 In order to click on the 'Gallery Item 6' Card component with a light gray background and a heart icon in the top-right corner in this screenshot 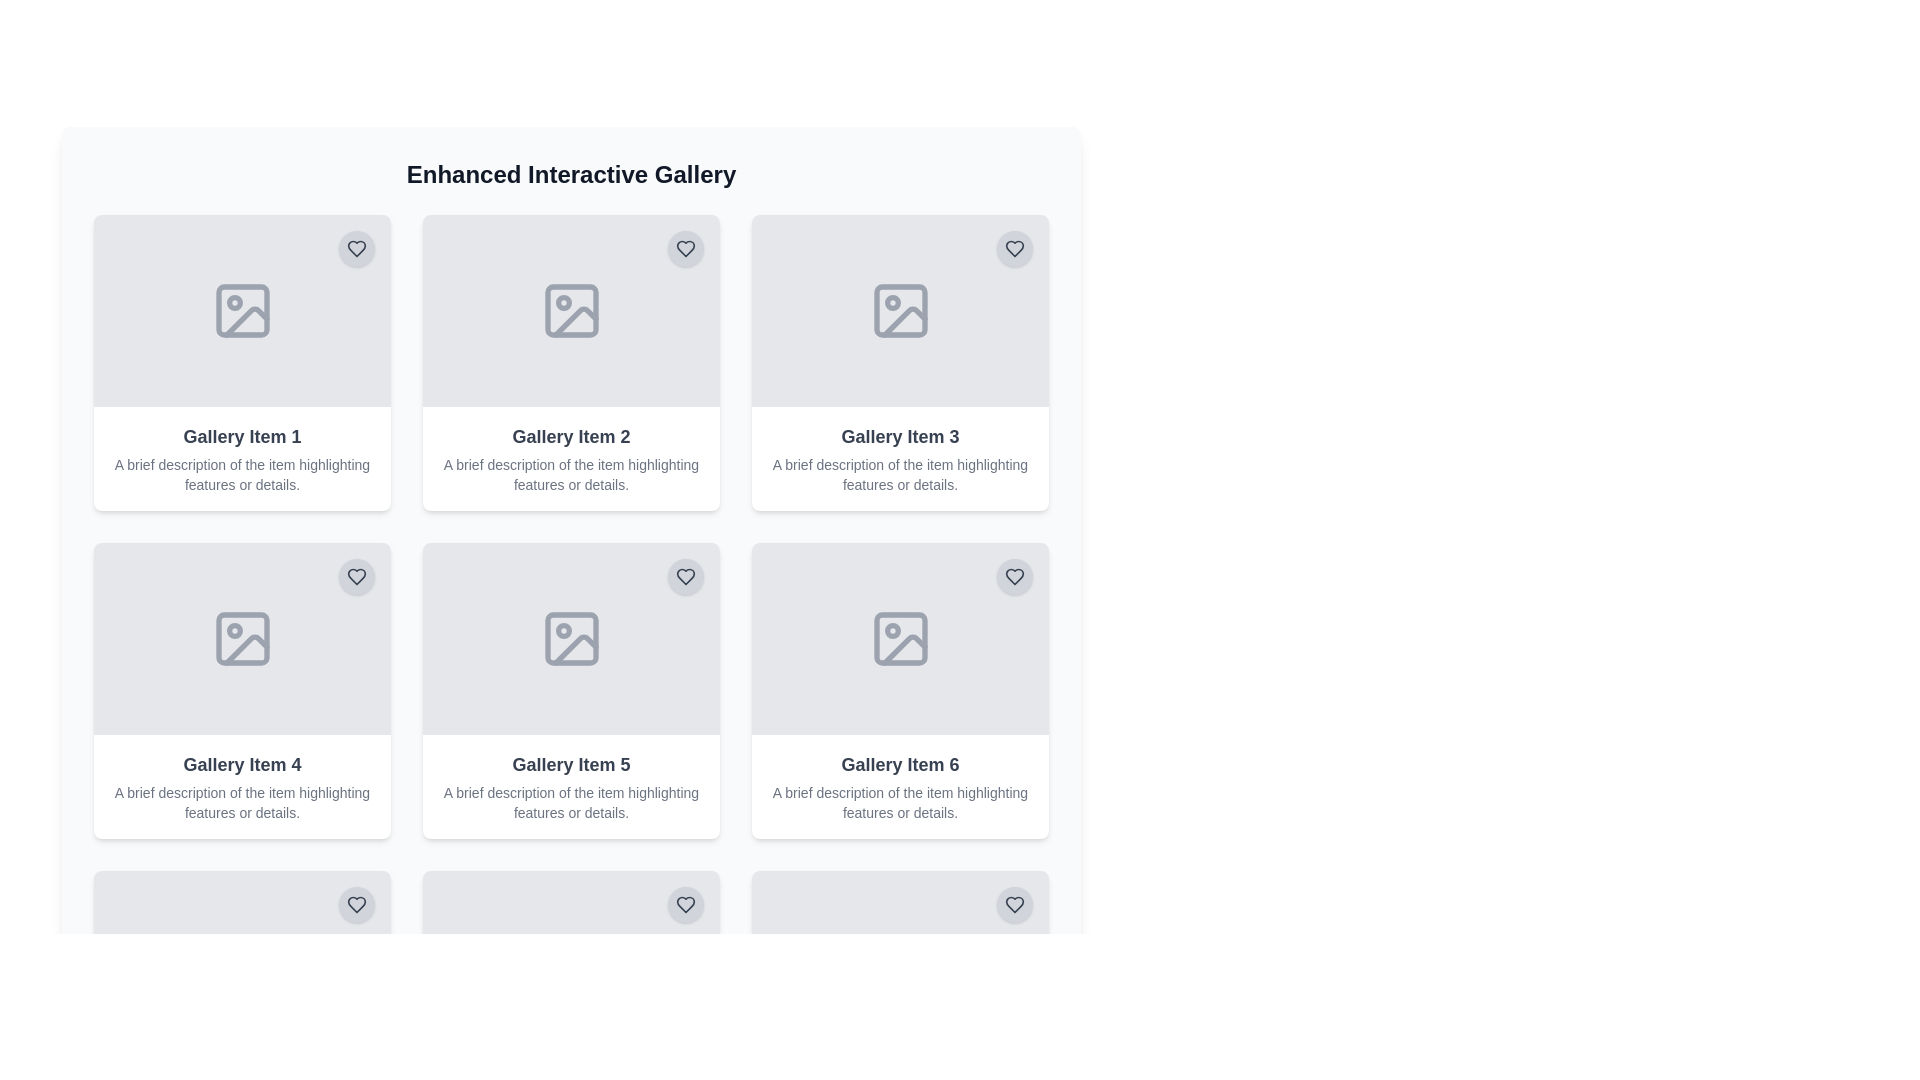, I will do `click(899, 639)`.